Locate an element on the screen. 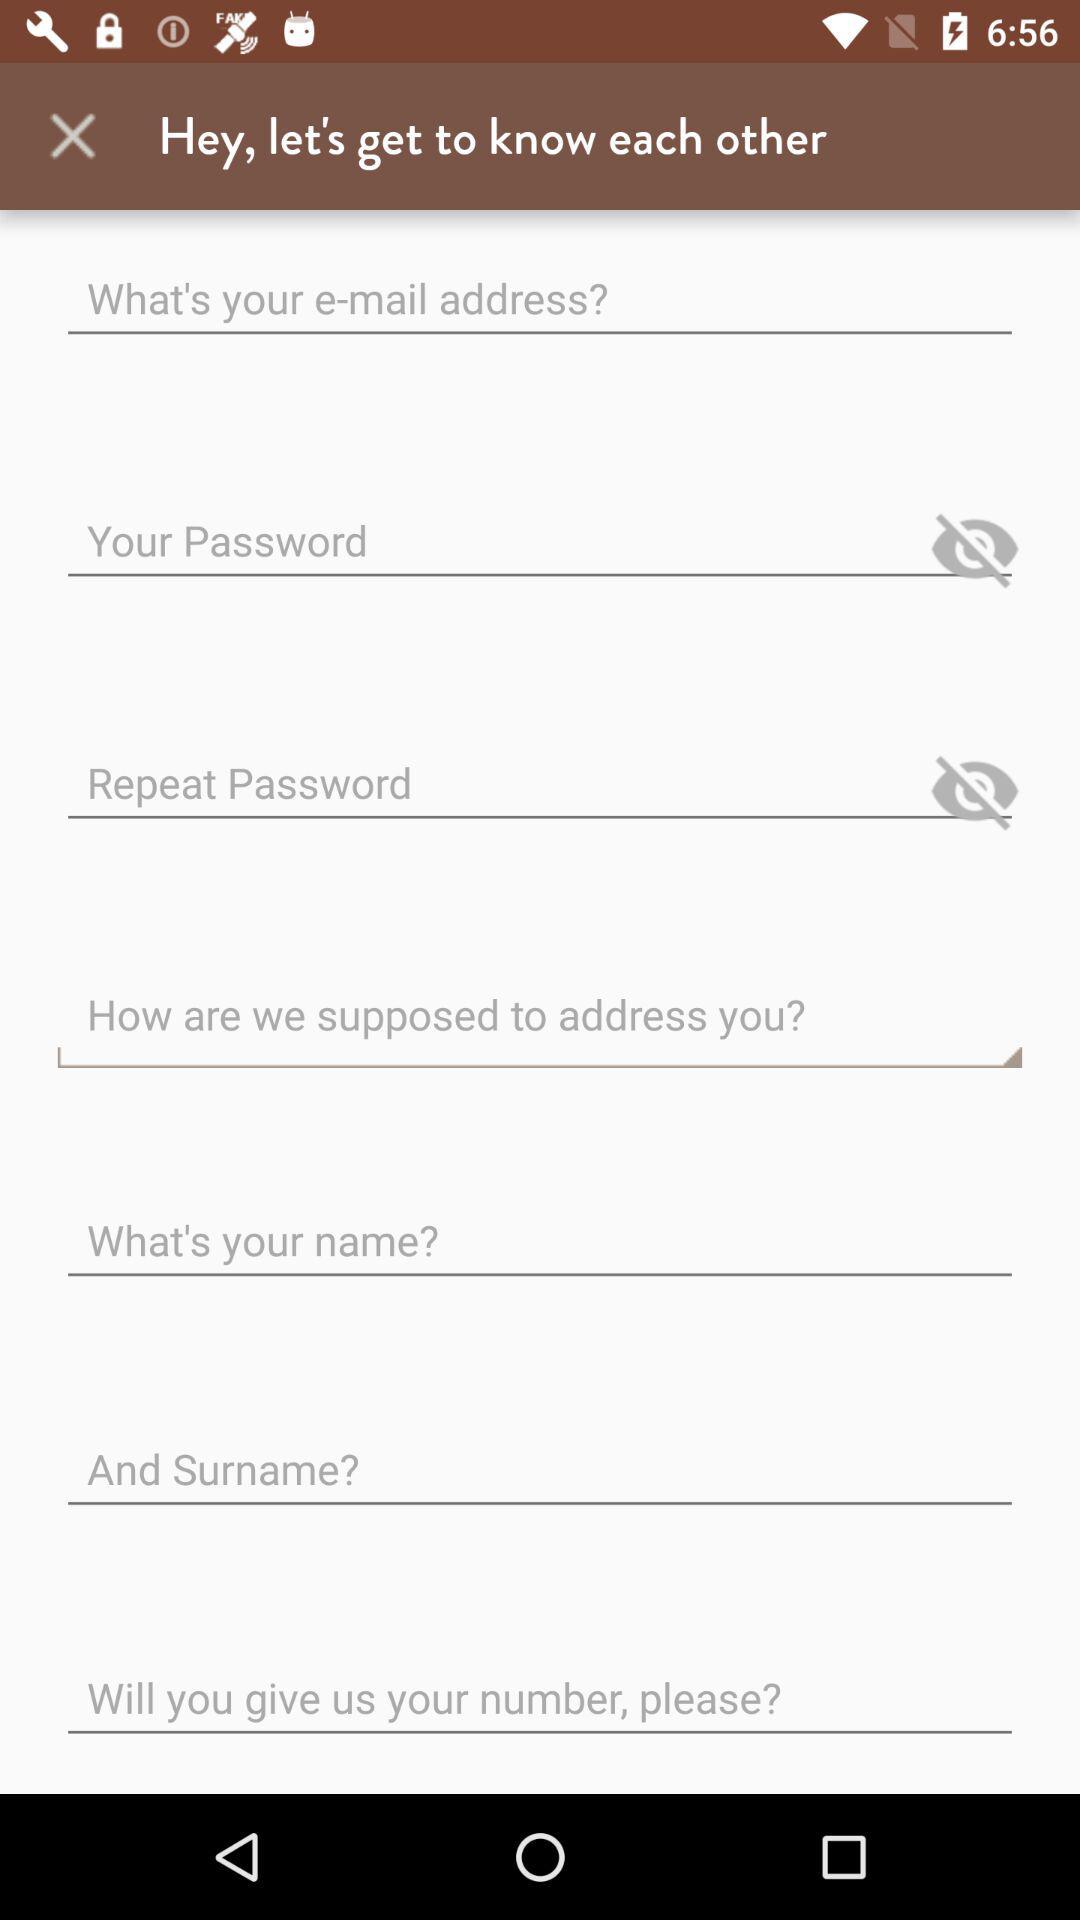 The image size is (1080, 1920). show input is located at coordinates (974, 790).